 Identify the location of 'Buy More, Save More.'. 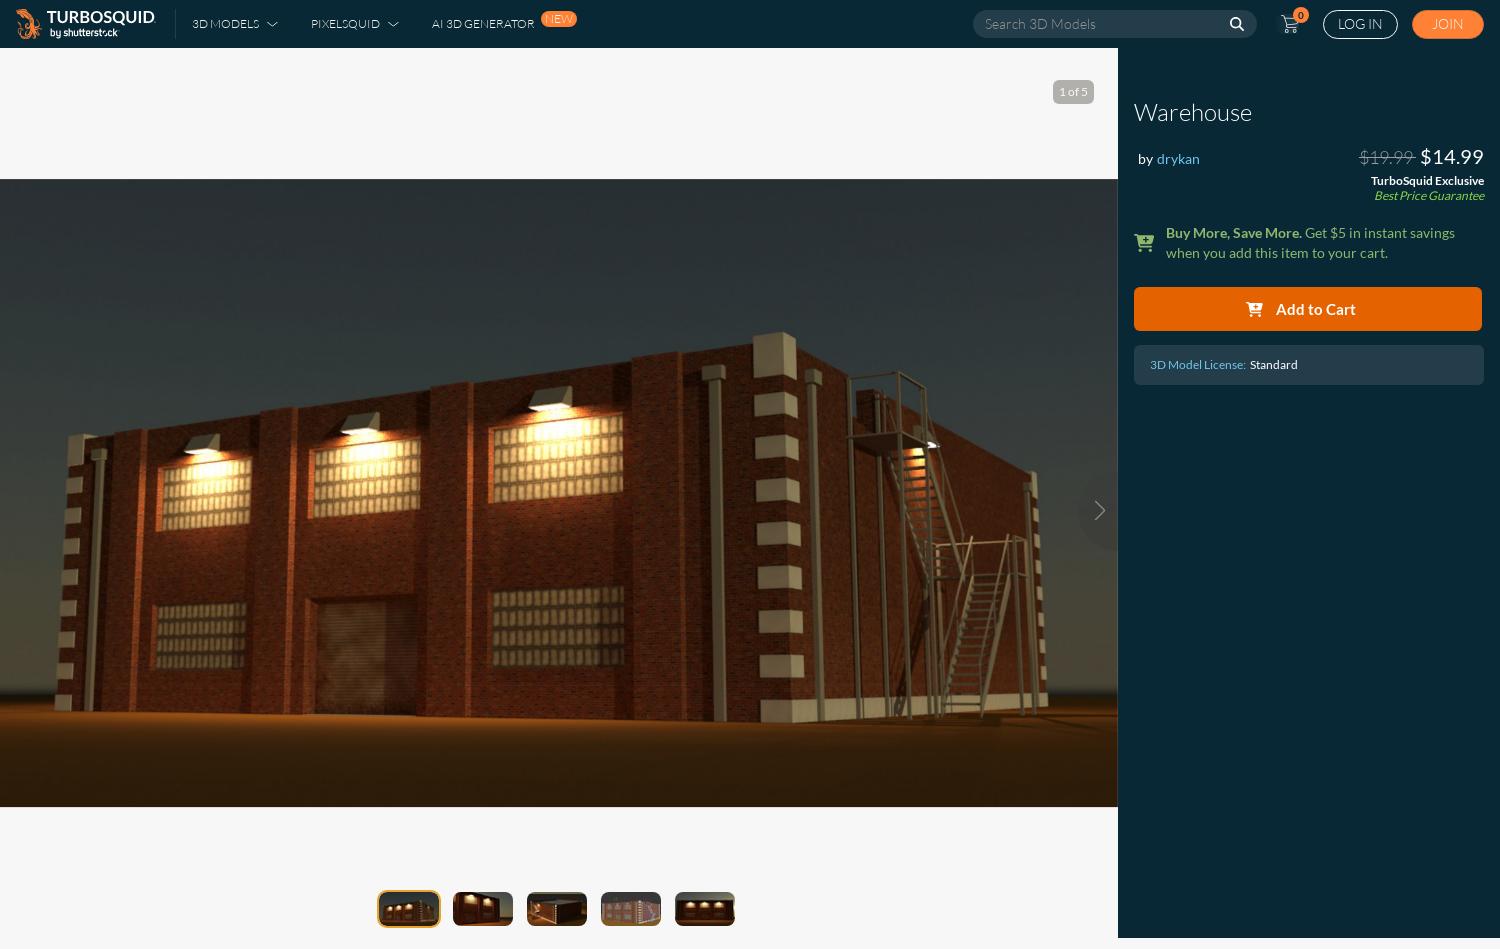
(1233, 231).